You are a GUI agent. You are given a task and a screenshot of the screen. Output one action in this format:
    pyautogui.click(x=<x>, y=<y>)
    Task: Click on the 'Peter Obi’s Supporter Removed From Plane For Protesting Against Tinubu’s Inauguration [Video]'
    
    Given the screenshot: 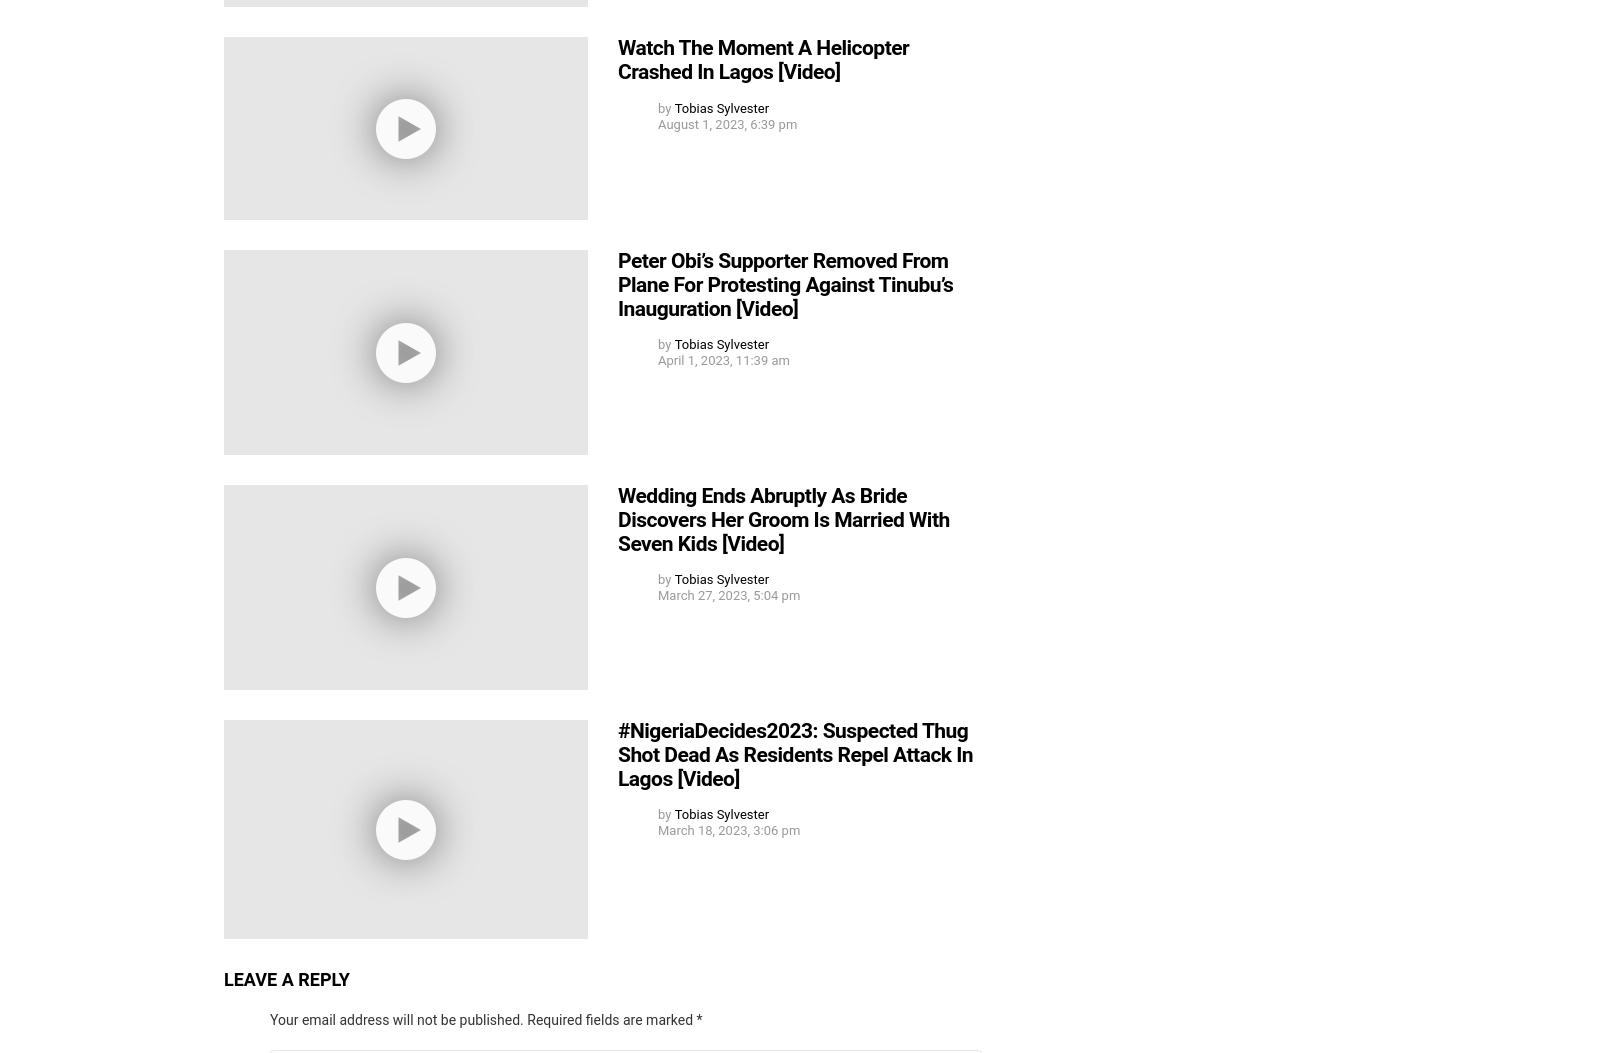 What is the action you would take?
    pyautogui.click(x=785, y=283)
    